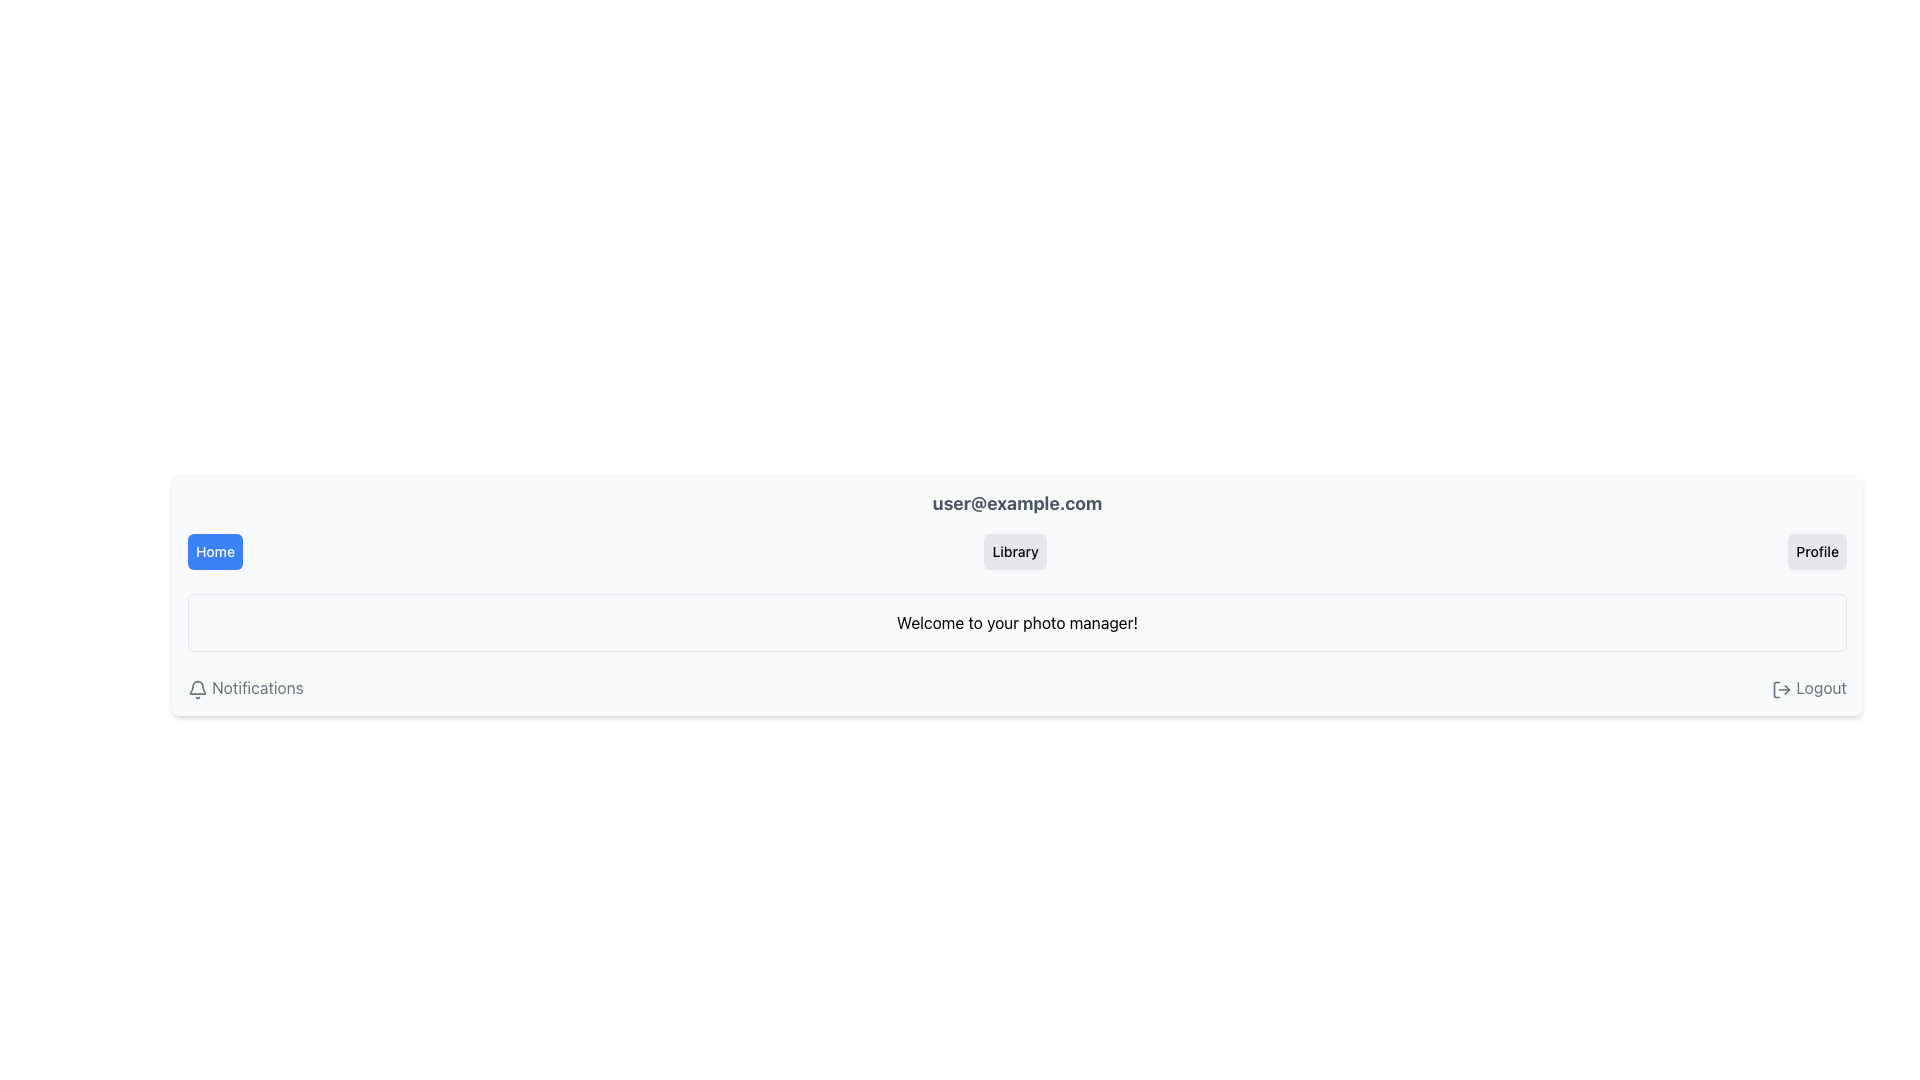 Image resolution: width=1920 pixels, height=1080 pixels. I want to click on the button located in the header bar between the 'Home' and 'Profile' buttons, so click(1015, 551).